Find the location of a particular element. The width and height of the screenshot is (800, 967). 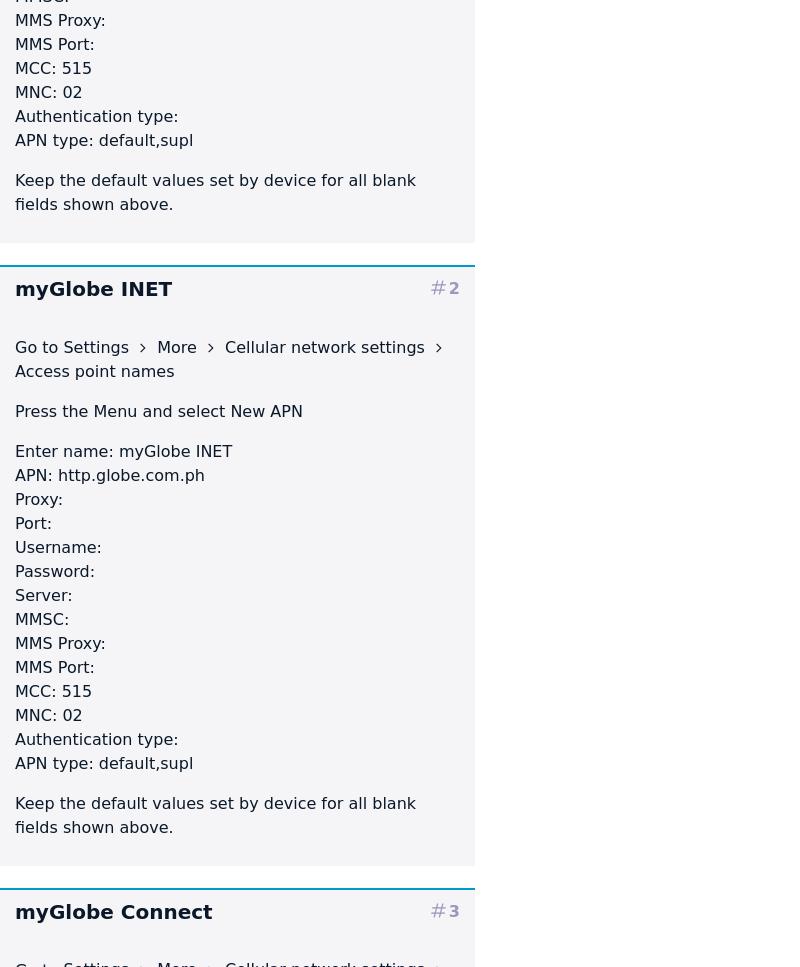

'Menu' is located at coordinates (93, 409).